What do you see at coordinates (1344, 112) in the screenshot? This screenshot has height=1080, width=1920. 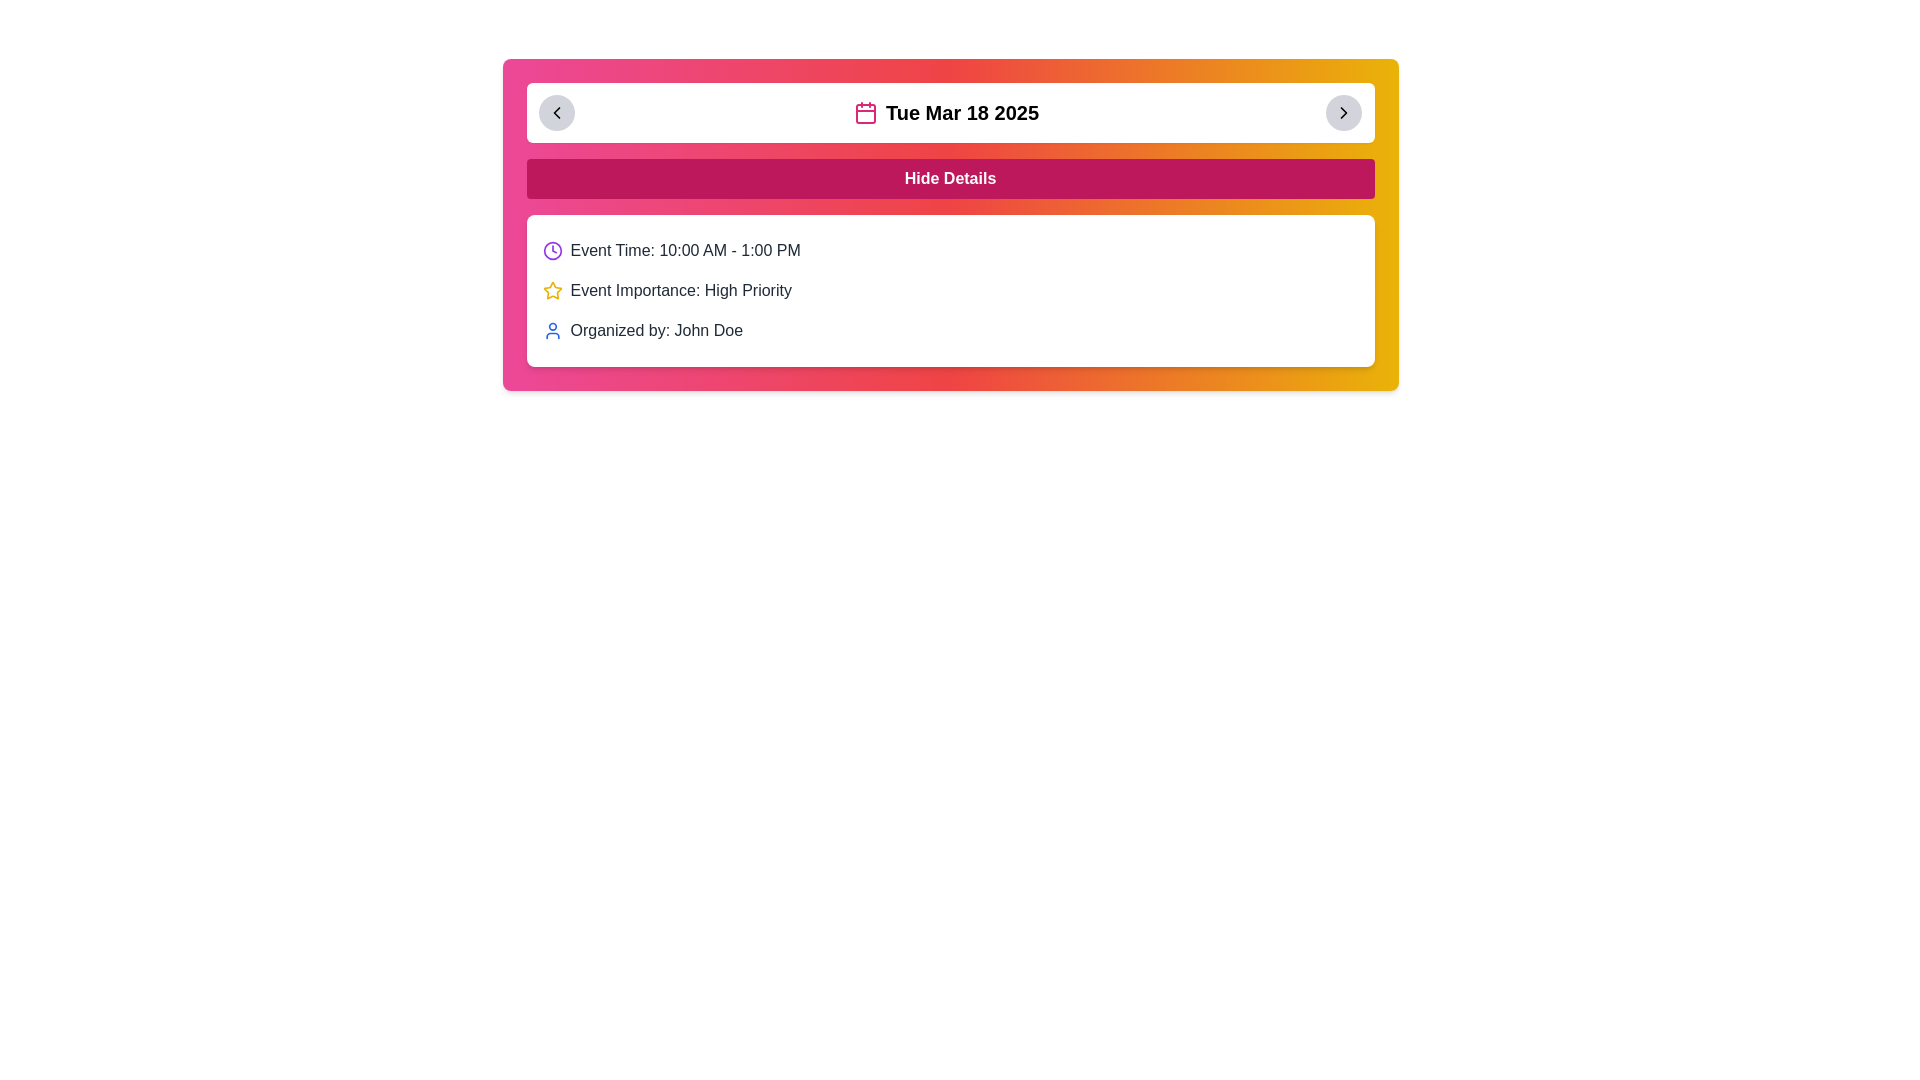 I see `the chevron-right SVG icon located inside the circular button at the top-right corner of the main content box, adjacent to the title 'Tue Mar 18 2025'` at bounding box center [1344, 112].